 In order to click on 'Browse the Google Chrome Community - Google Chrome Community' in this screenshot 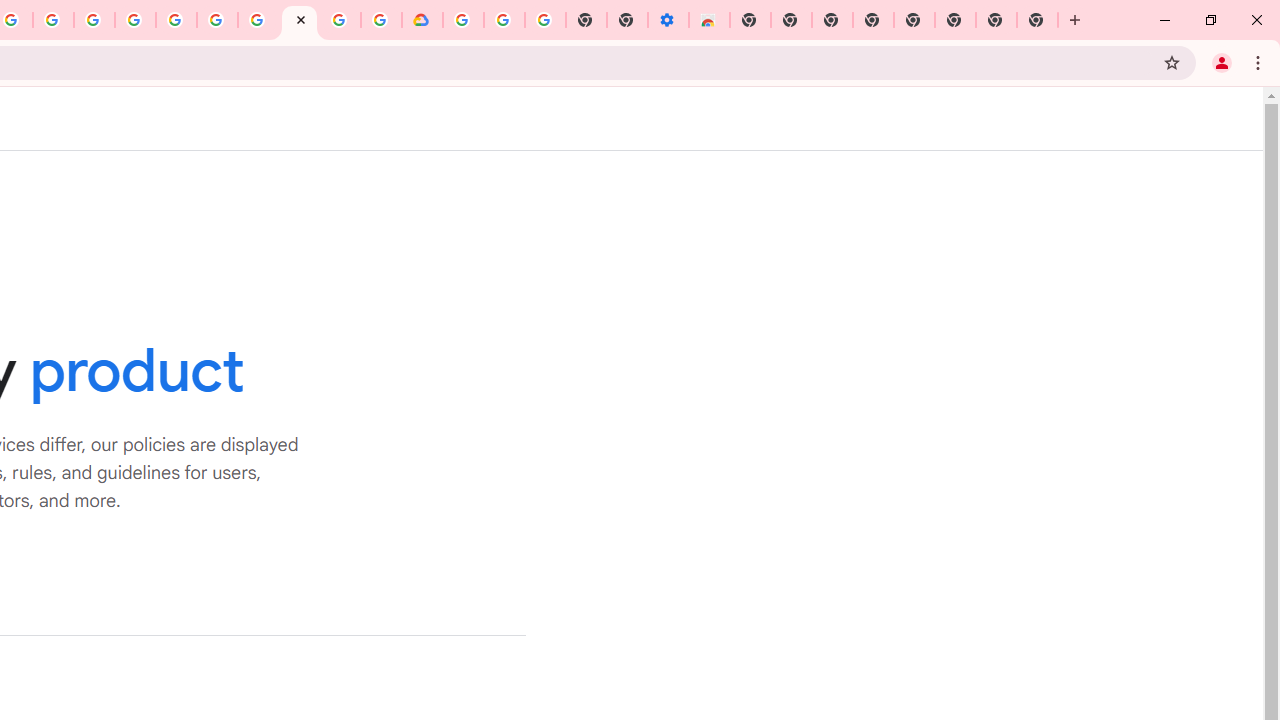, I will do `click(381, 20)`.